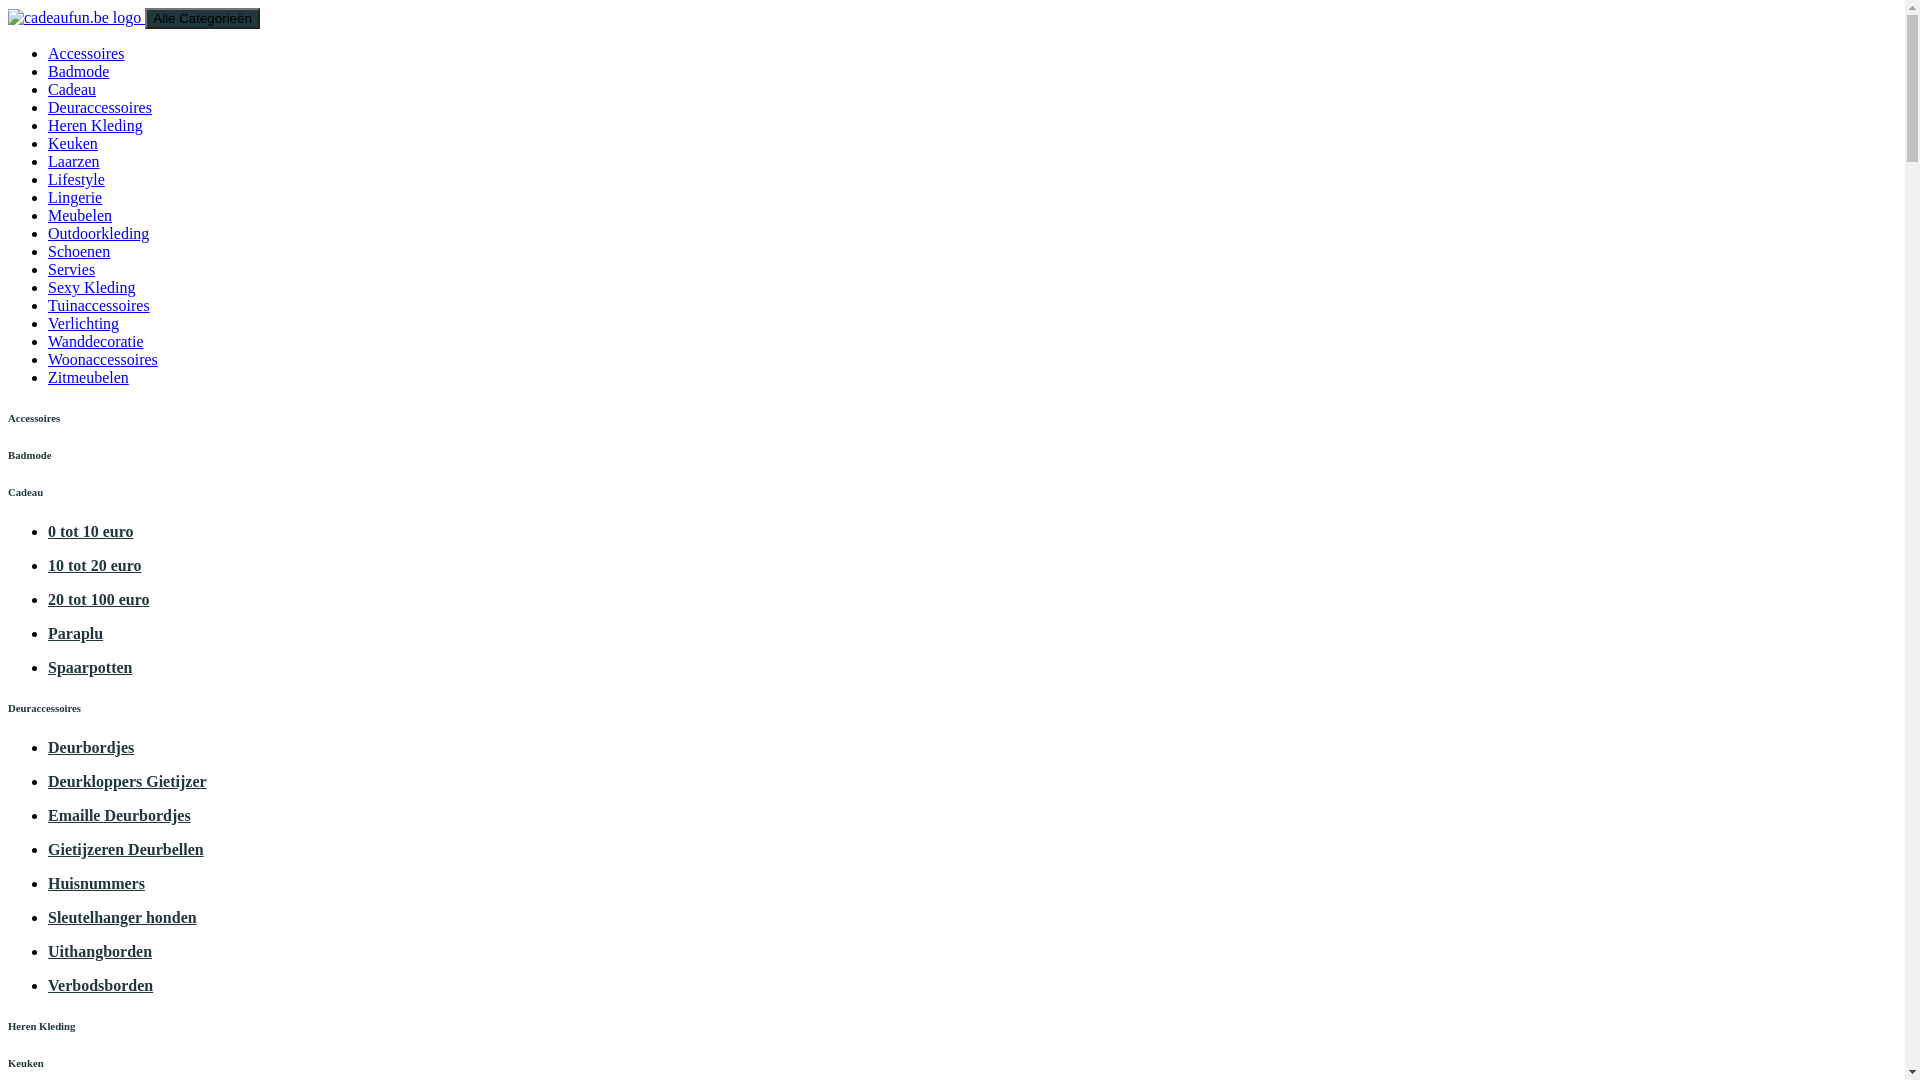 The width and height of the screenshot is (1920, 1080). I want to click on 'Cadeau', so click(48, 88).